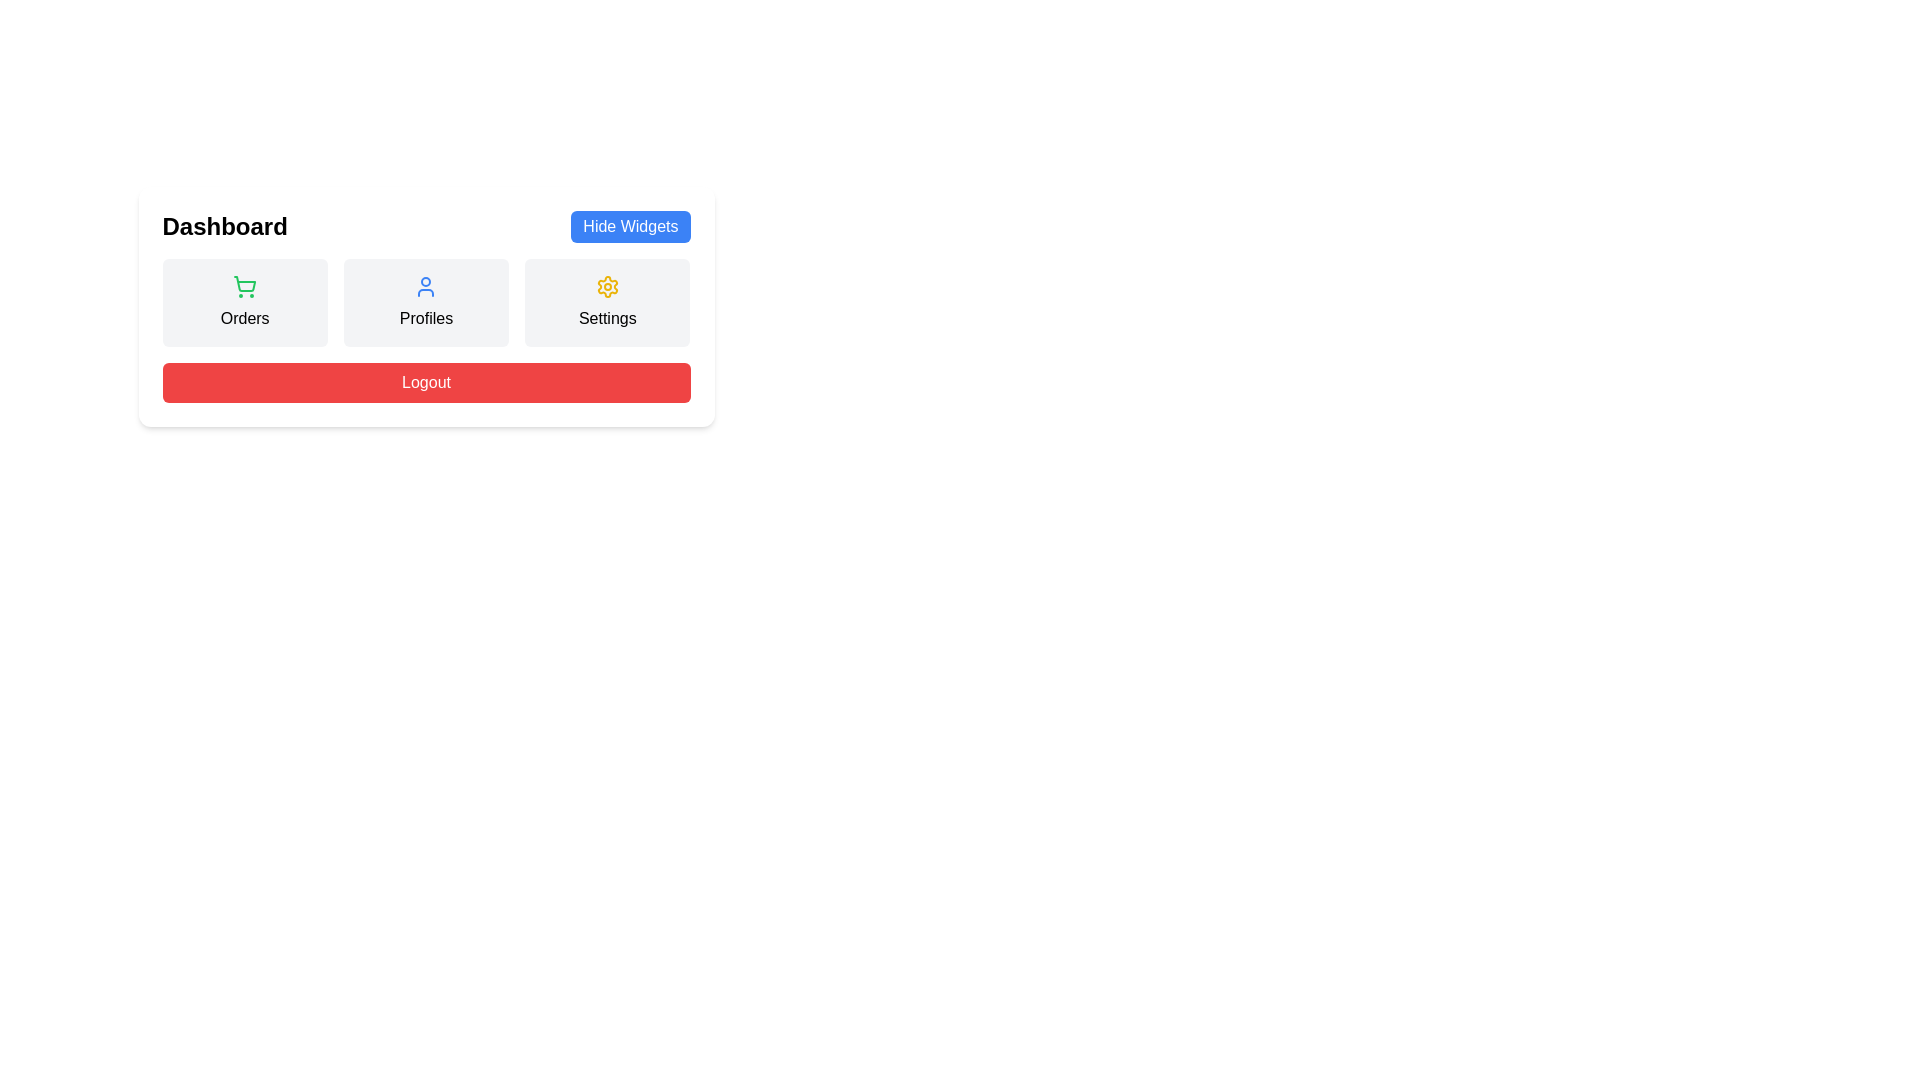  What do you see at coordinates (425, 286) in the screenshot?
I see `the user profile icon located at the top of the 'Profiles' card, which is positioned between the 'Orders' and 'Settings' cards on the dashboard` at bounding box center [425, 286].